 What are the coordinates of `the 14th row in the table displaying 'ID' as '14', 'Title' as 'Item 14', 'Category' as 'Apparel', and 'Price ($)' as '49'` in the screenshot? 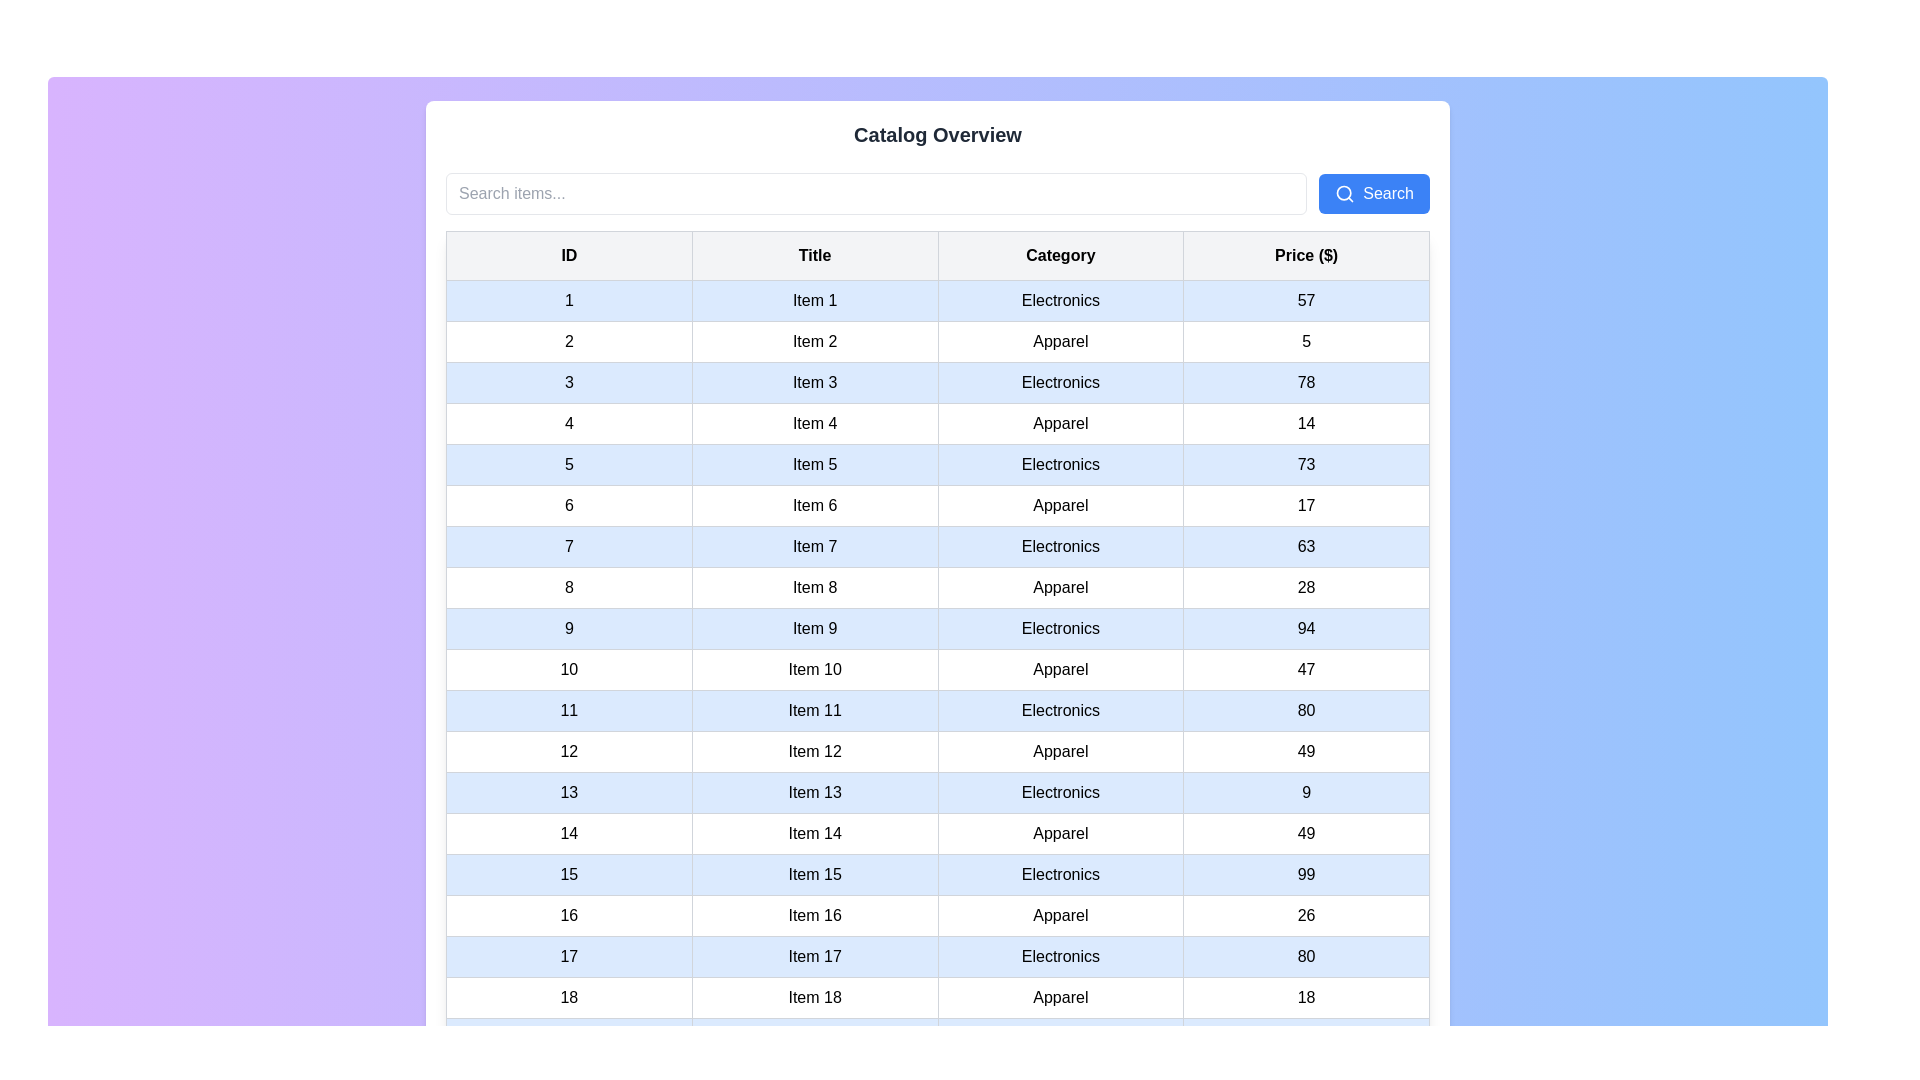 It's located at (936, 833).